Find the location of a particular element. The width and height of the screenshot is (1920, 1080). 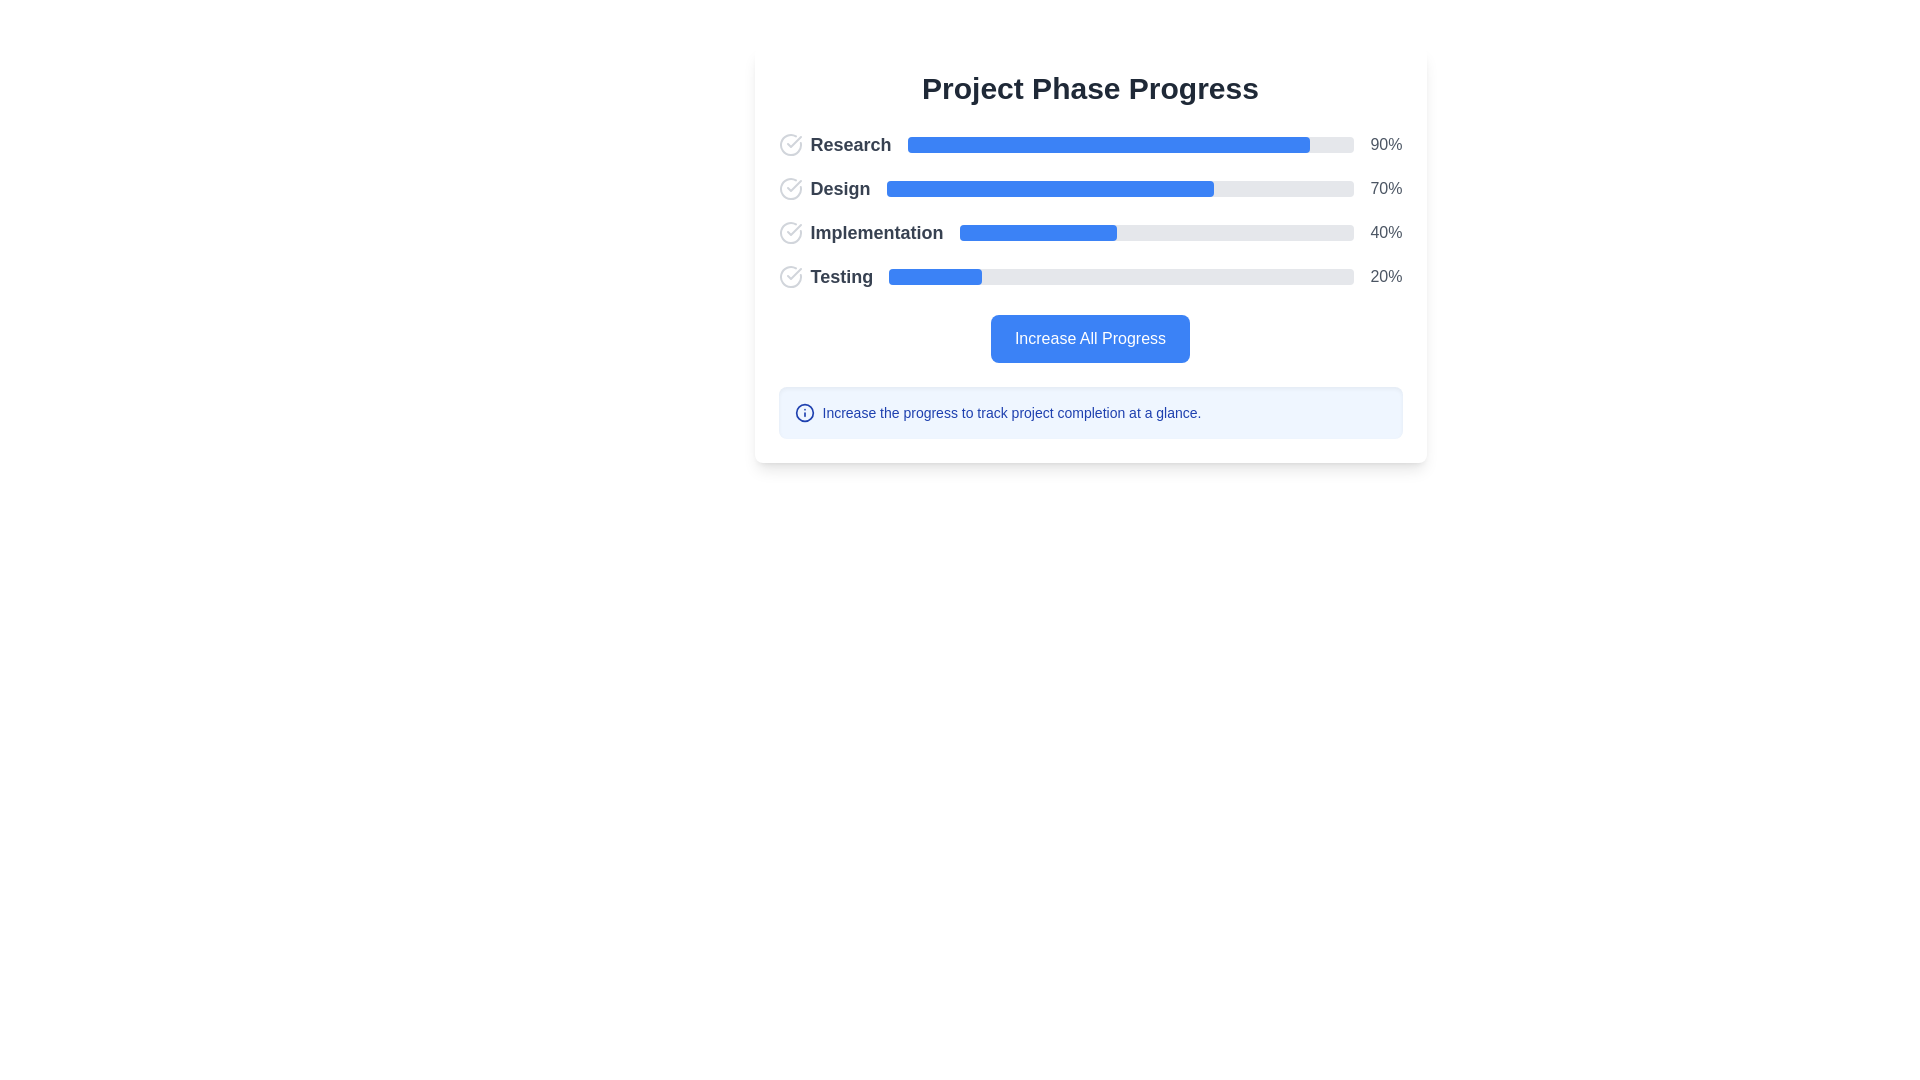

the completion status icon indicating the 'Design' phase in the progress tracker, located to the left of the text 'Design' is located at coordinates (789, 189).